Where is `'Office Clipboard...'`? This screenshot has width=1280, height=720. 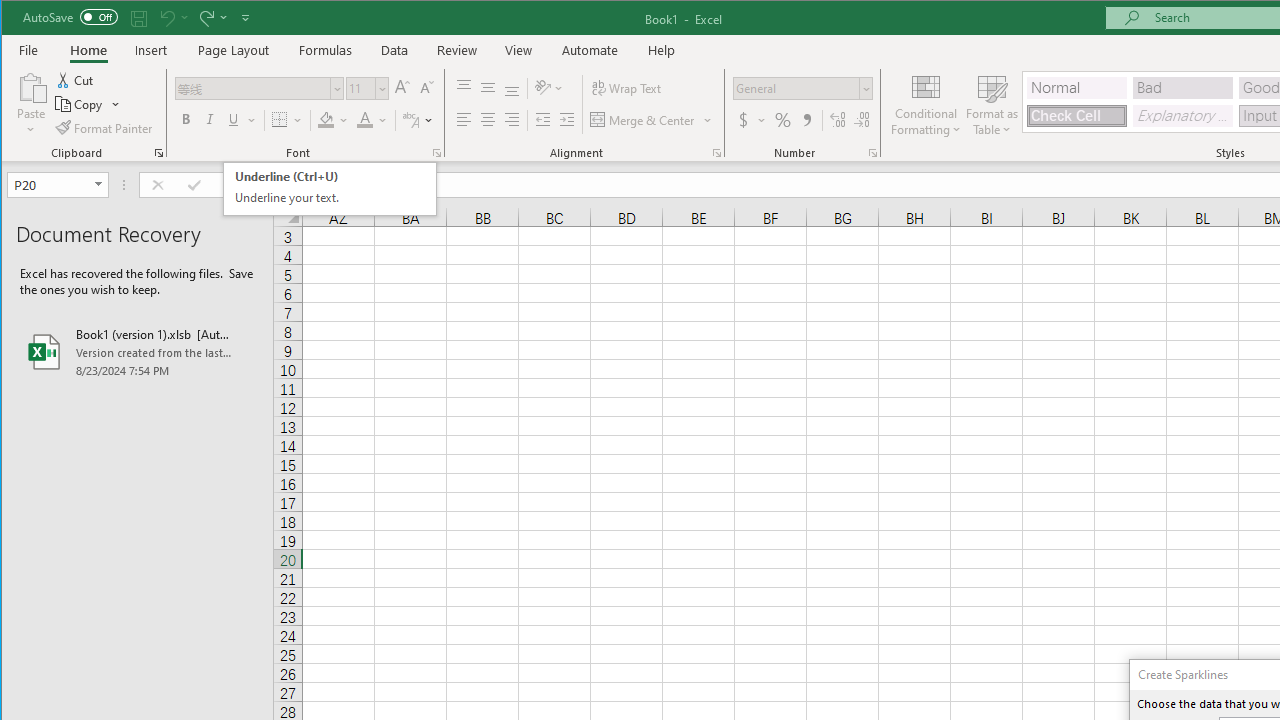
'Office Clipboard...' is located at coordinates (157, 152).